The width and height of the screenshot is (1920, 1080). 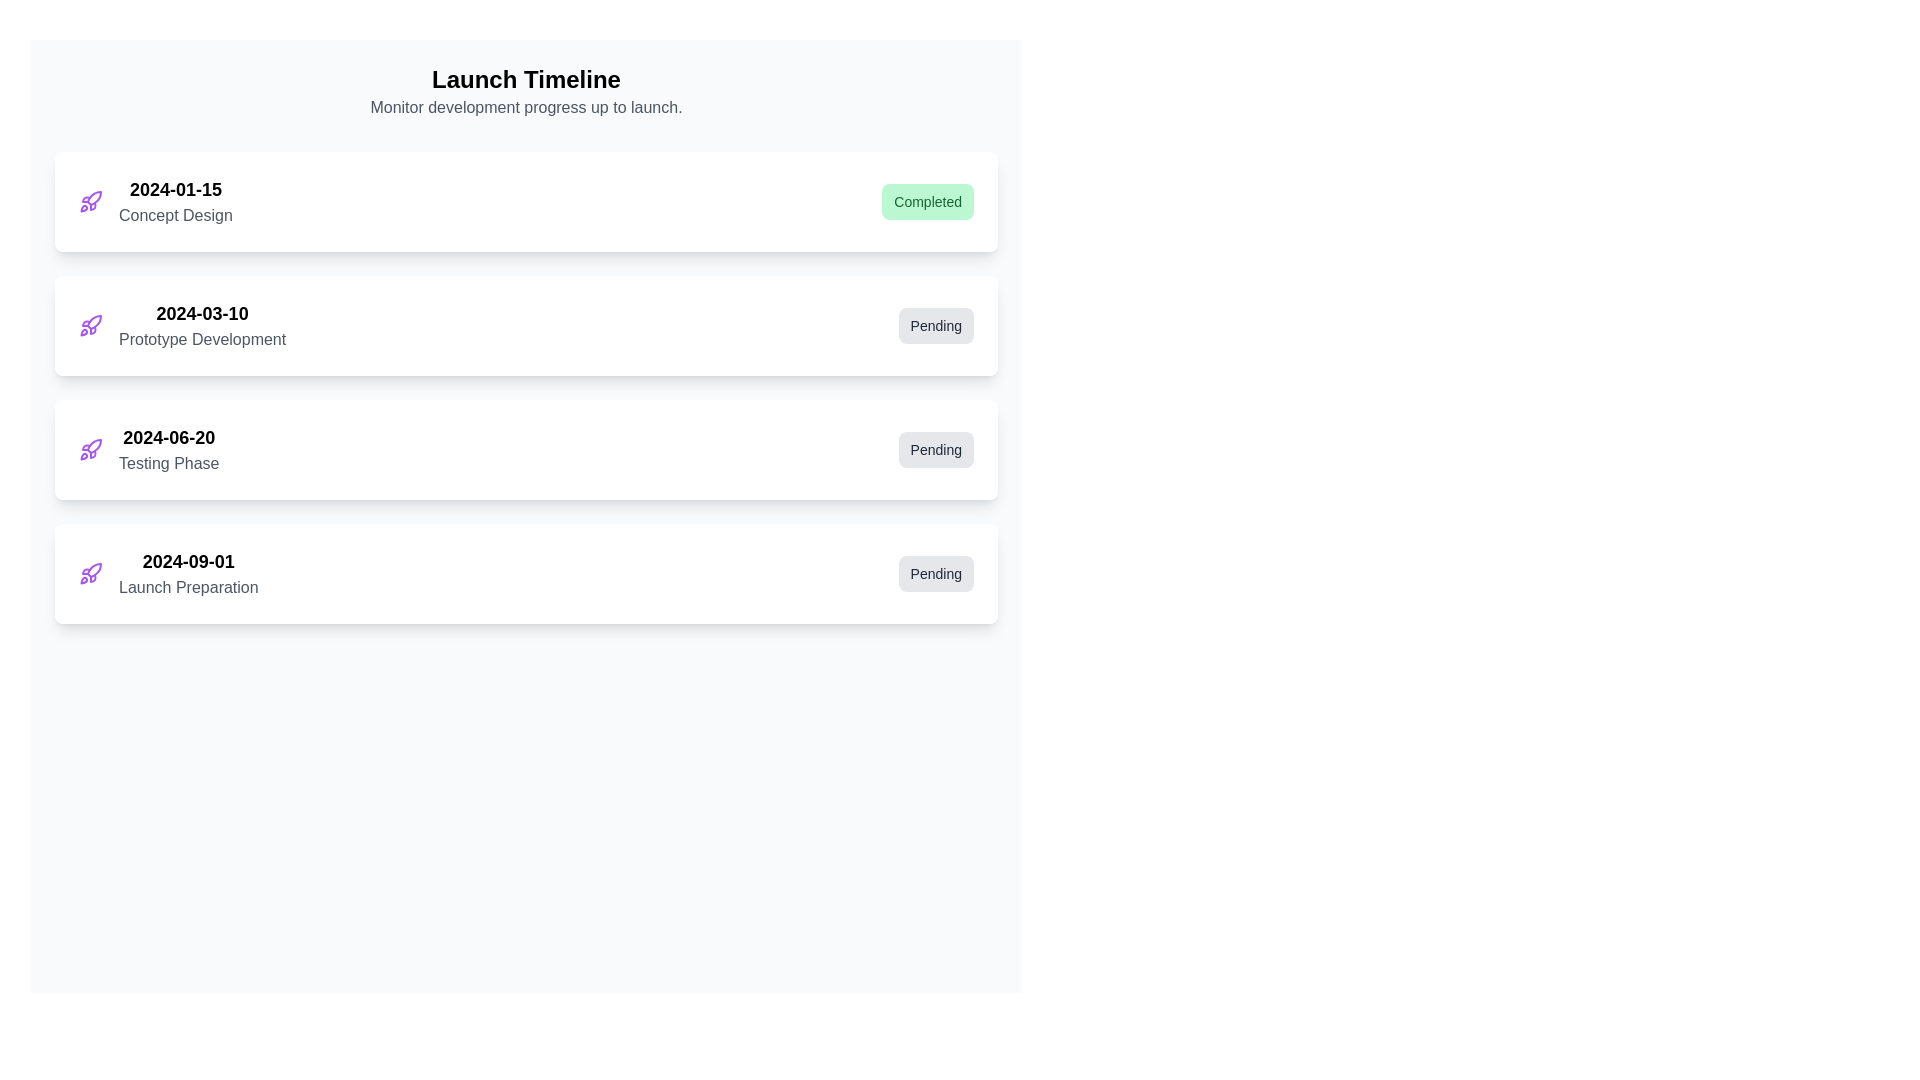 What do you see at coordinates (188, 574) in the screenshot?
I see `the label displaying the date '2024-09-01' and the description 'Launch Preparation', which is the fourth element in a vertically stacked timeline layout` at bounding box center [188, 574].